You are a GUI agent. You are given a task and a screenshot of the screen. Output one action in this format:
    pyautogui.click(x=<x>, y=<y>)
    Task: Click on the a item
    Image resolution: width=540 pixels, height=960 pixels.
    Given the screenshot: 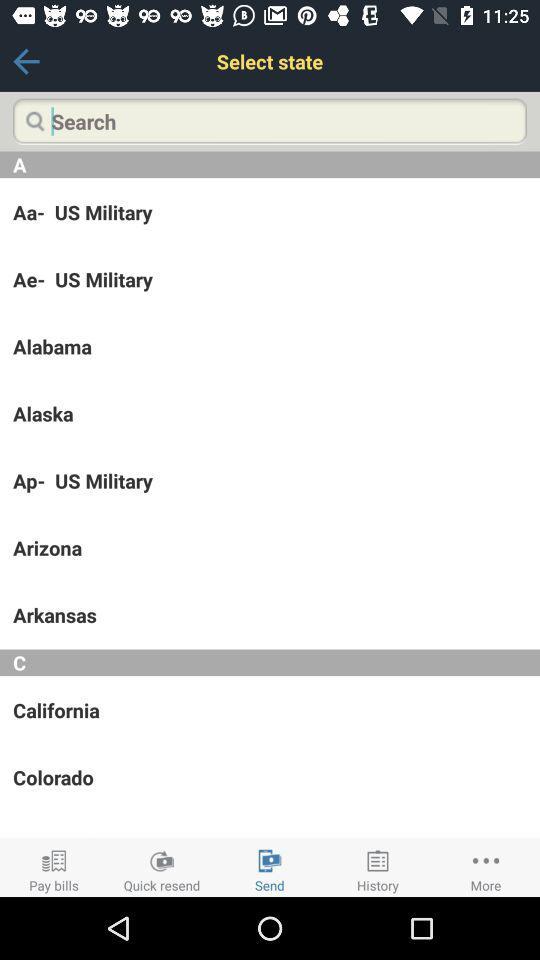 What is the action you would take?
    pyautogui.click(x=270, y=163)
    